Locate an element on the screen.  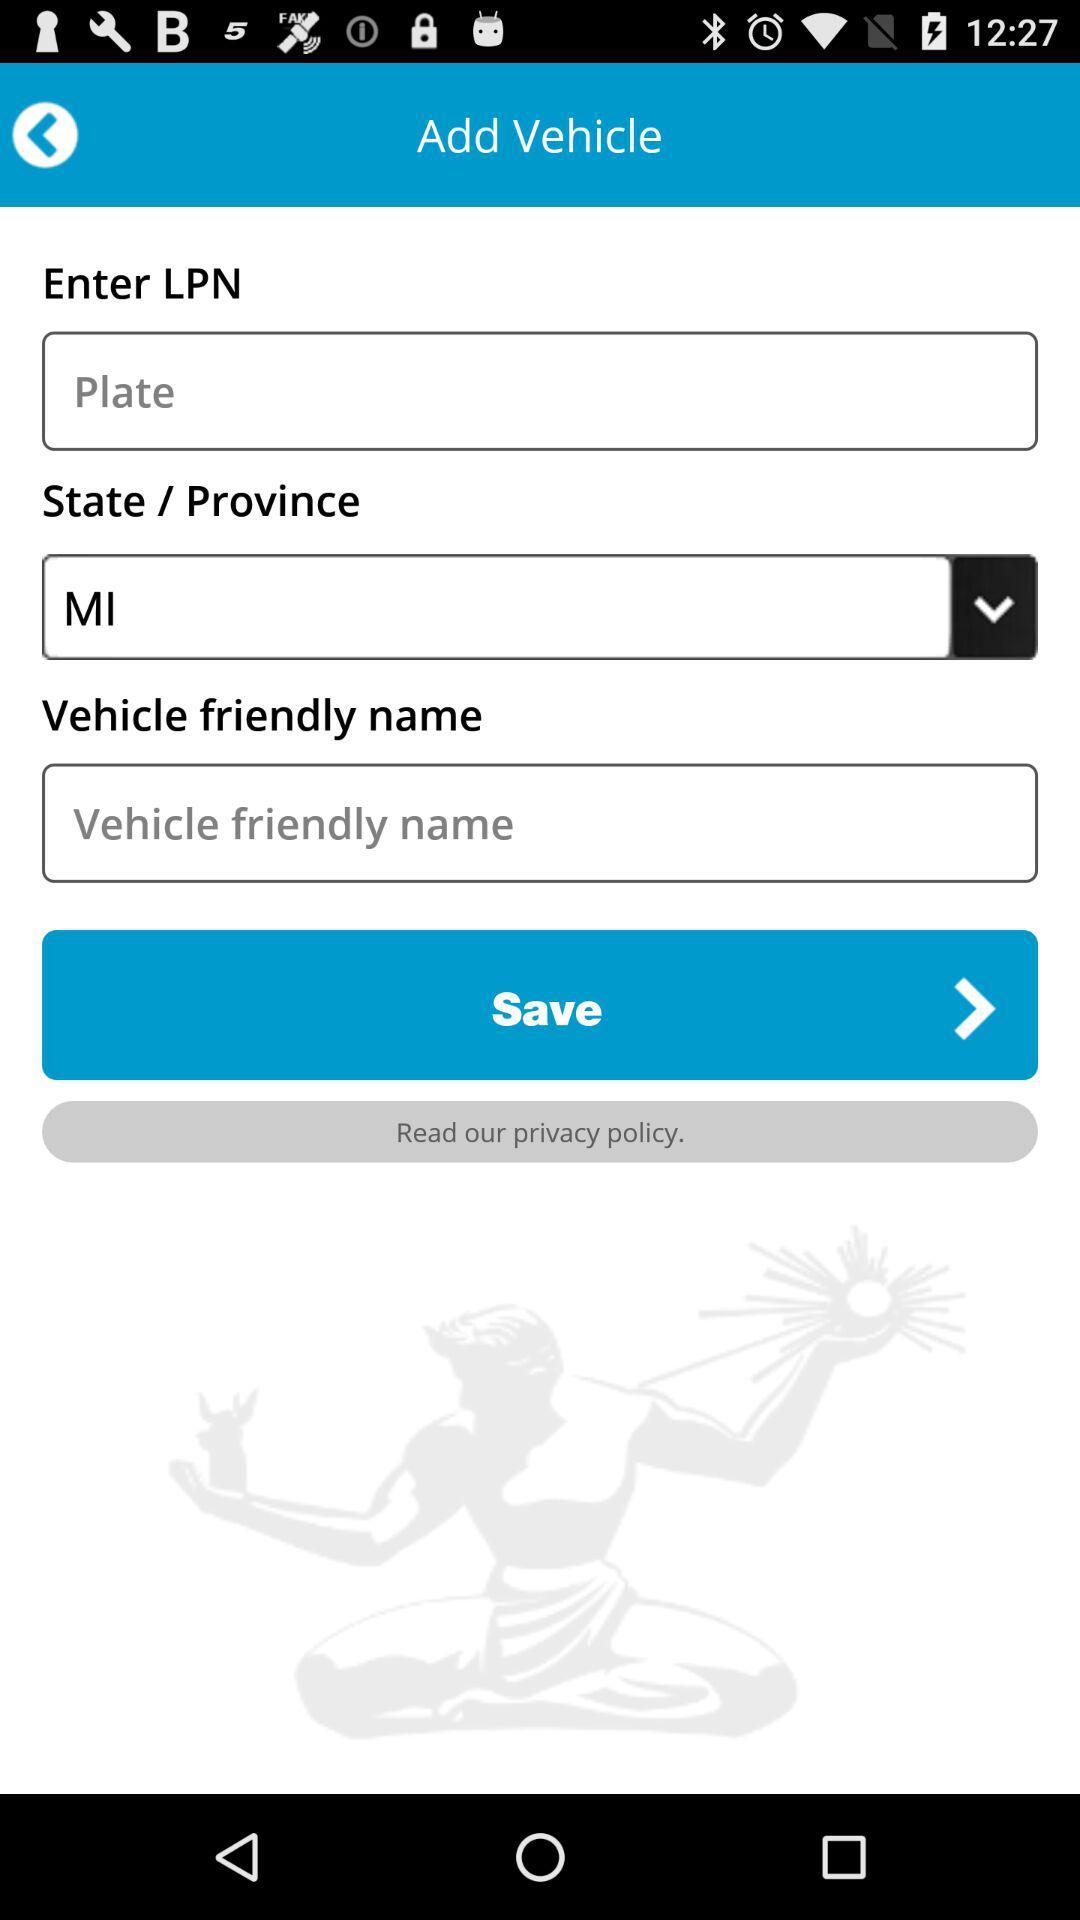
vehicle booking is located at coordinates (540, 391).